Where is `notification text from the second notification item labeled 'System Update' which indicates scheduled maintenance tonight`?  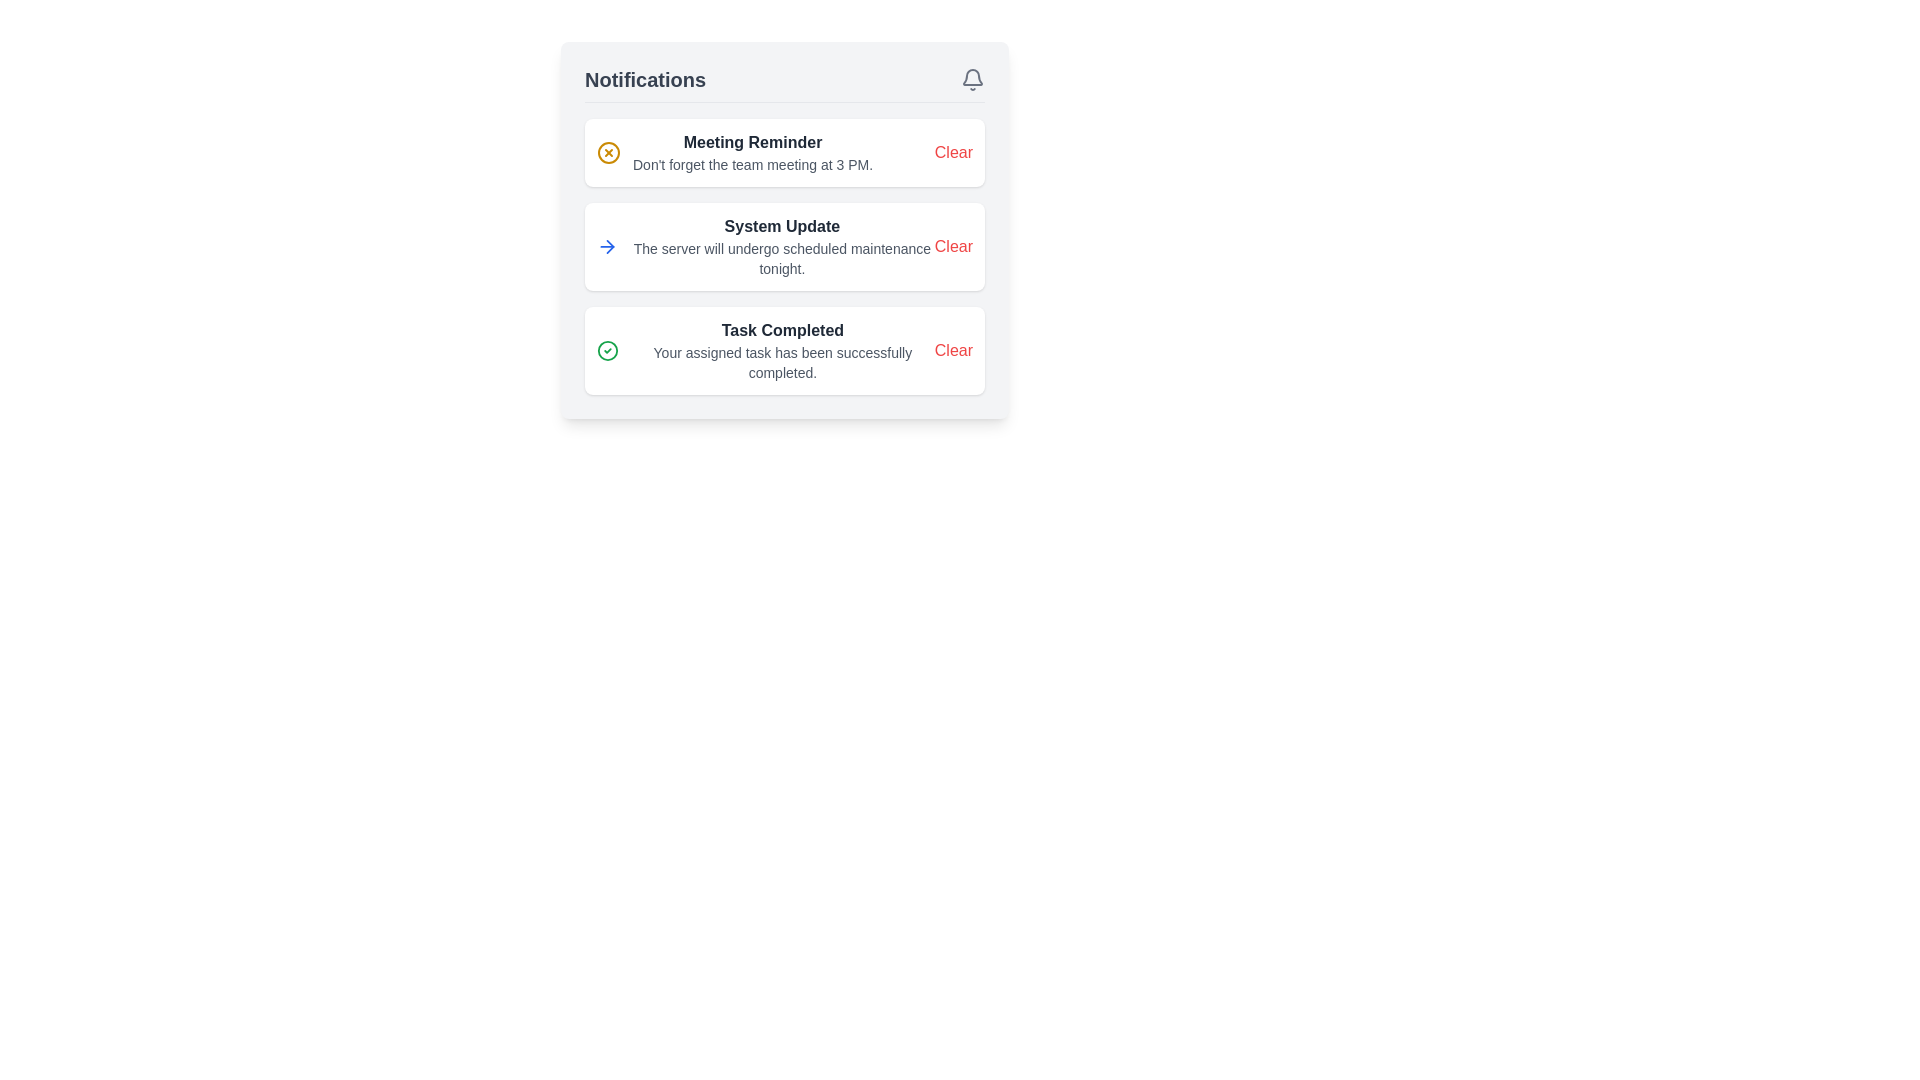 notification text from the second notification item labeled 'System Update' which indicates scheduled maintenance tonight is located at coordinates (764, 245).